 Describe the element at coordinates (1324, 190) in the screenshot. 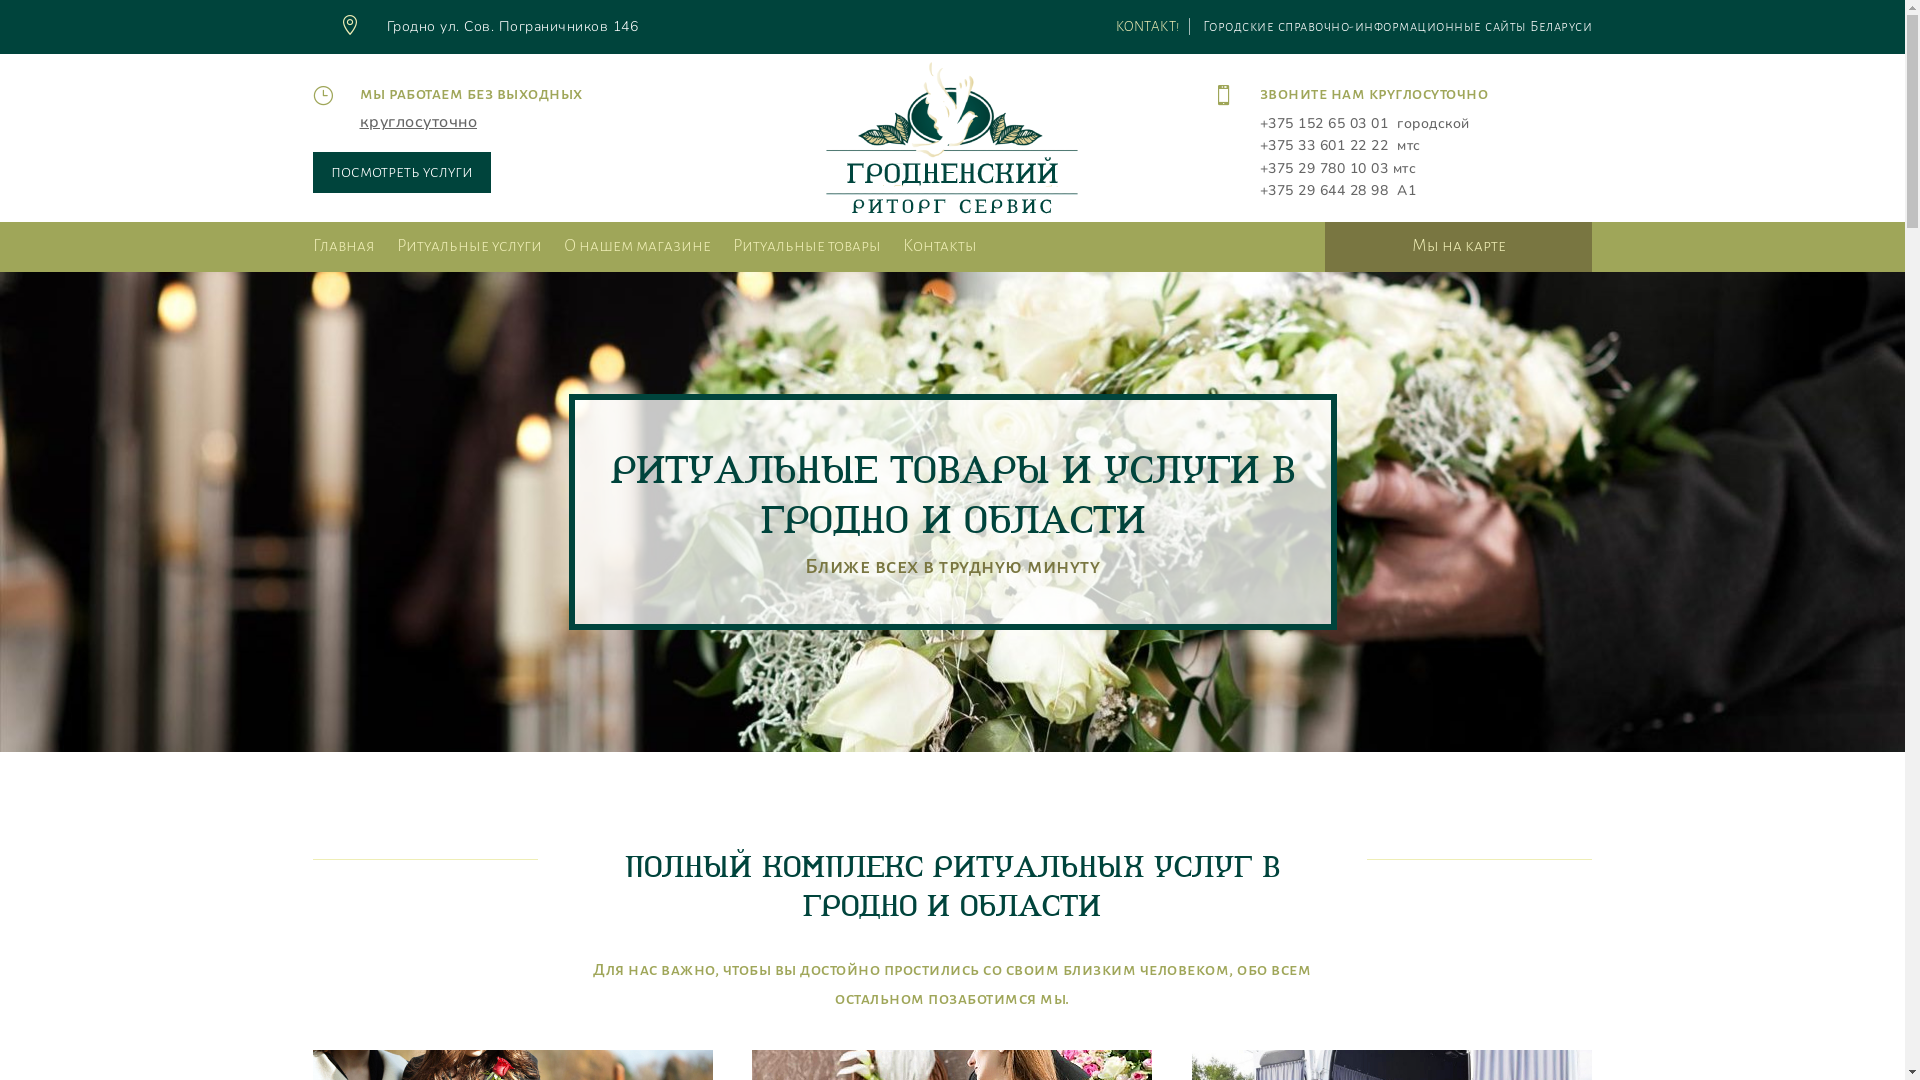

I see `'+375 29 644 28 98'` at that location.